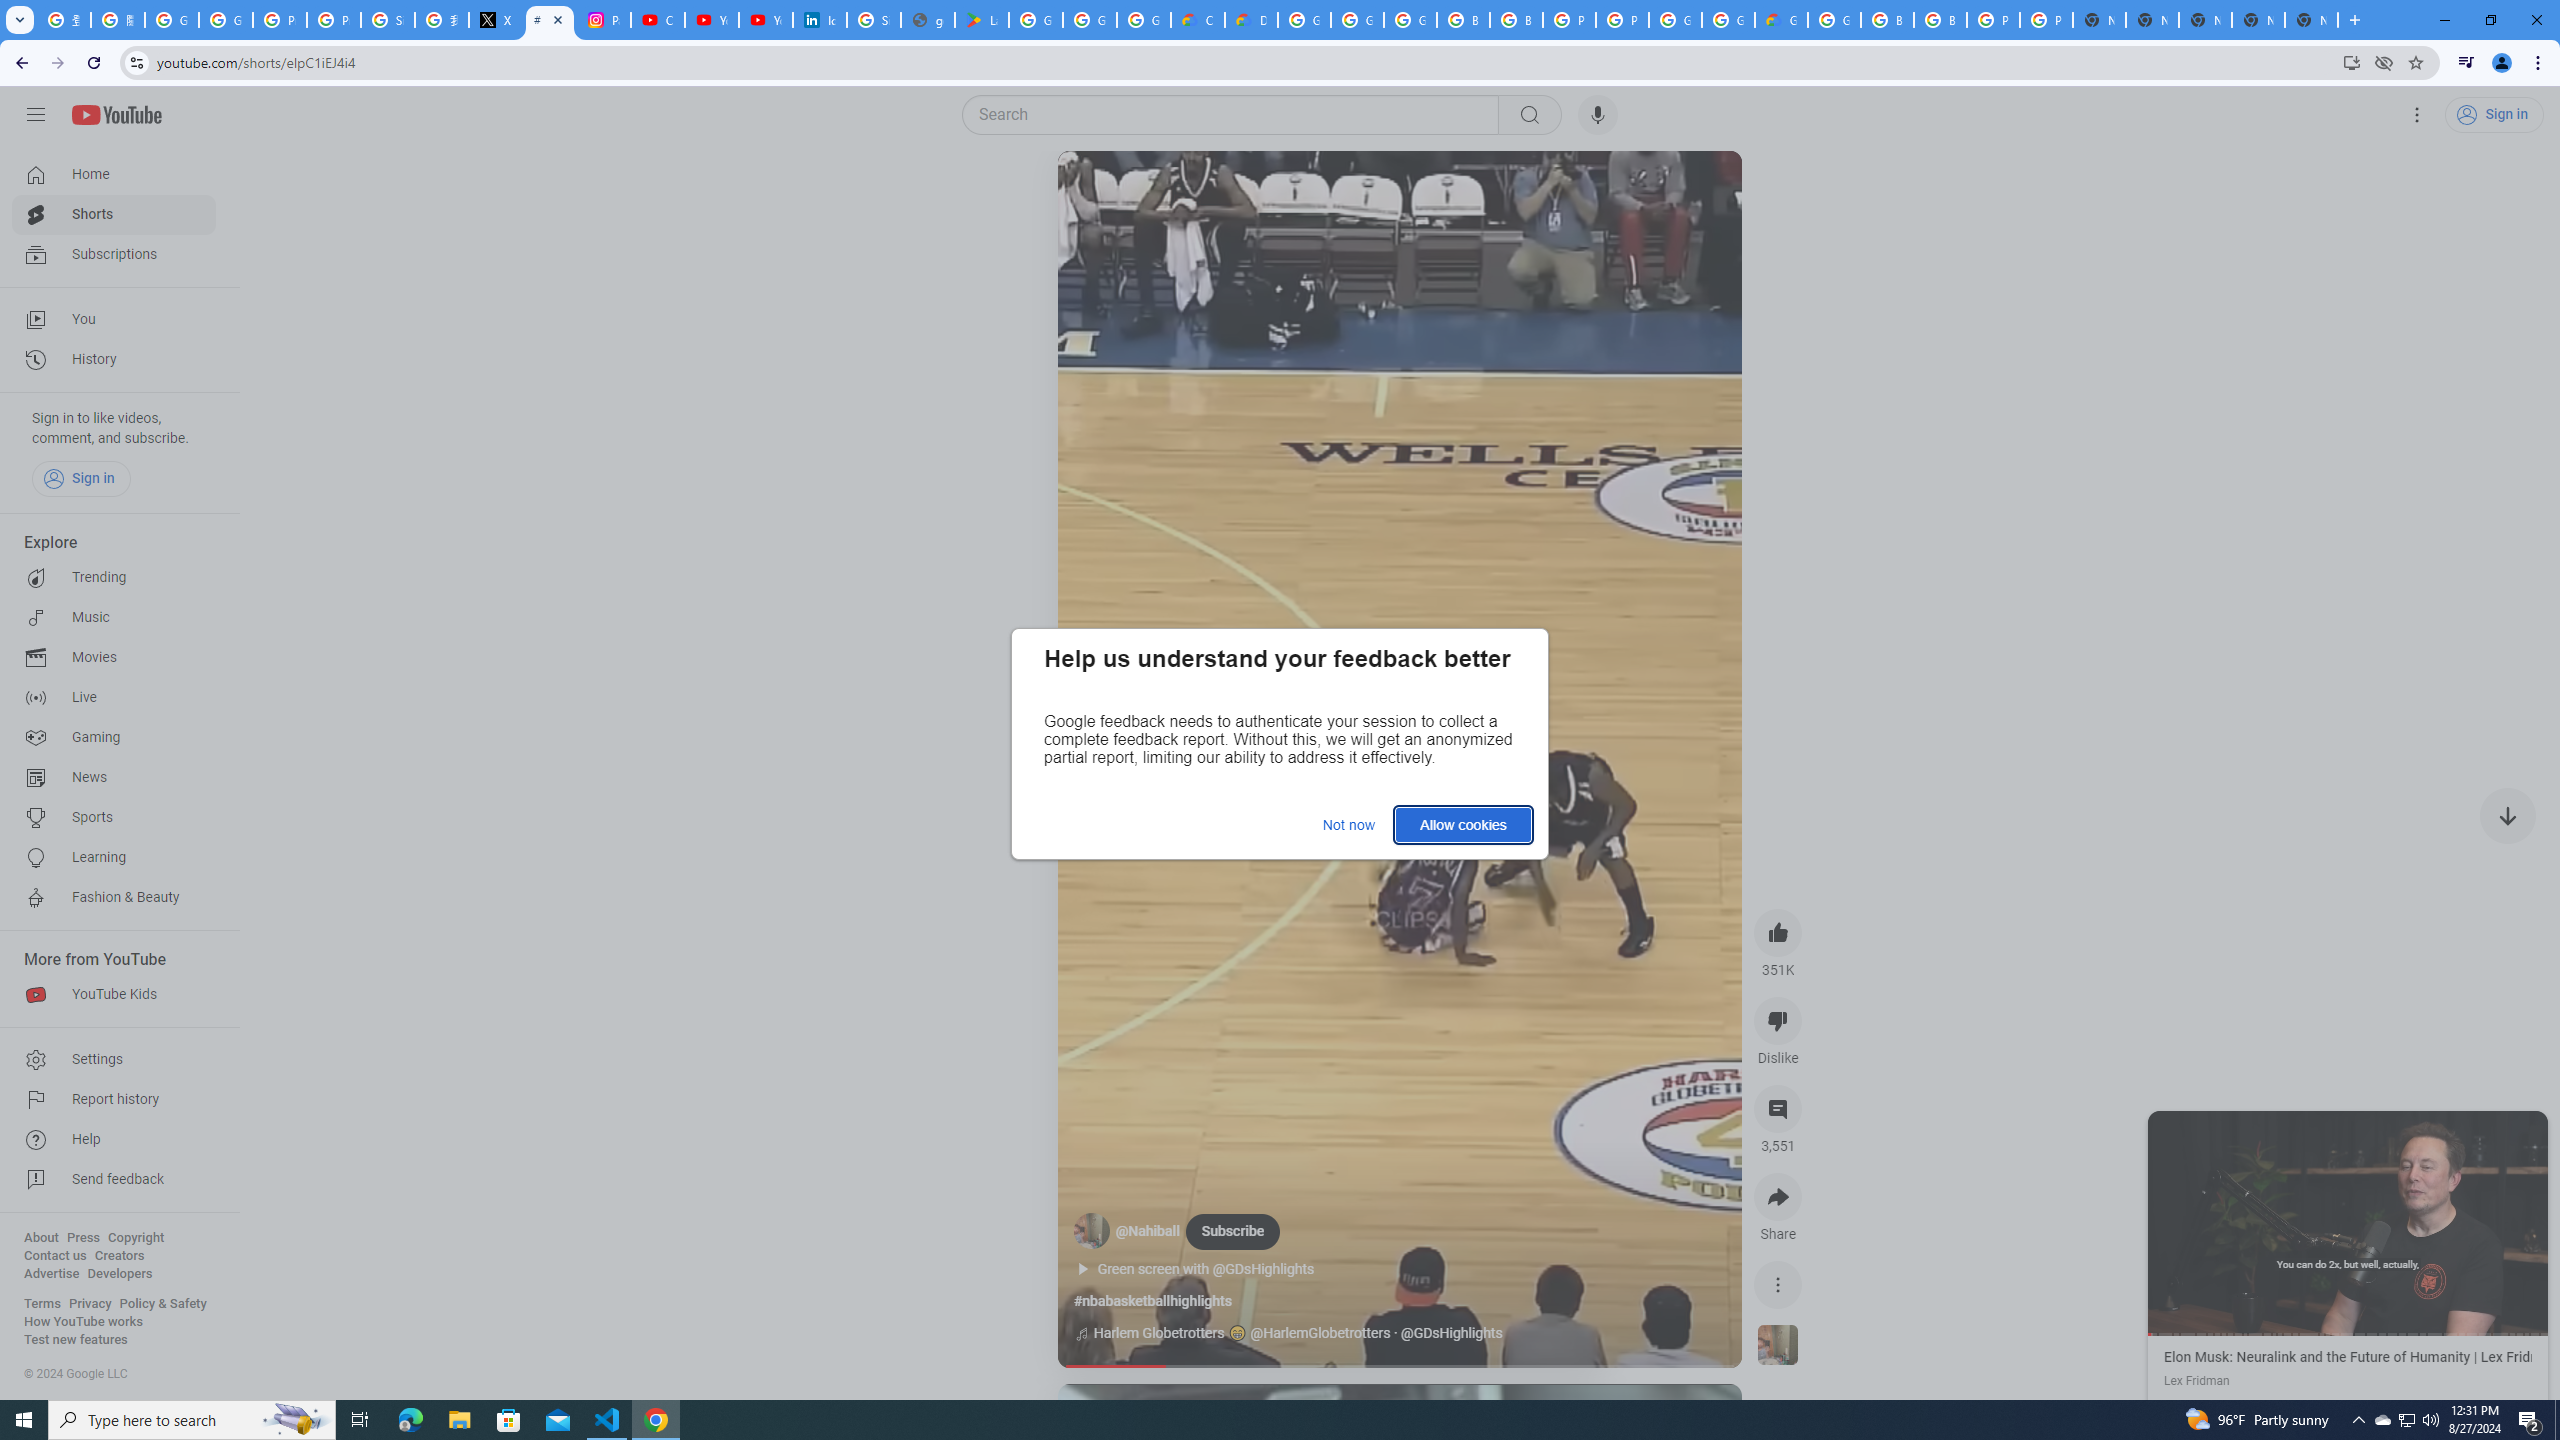  What do you see at coordinates (113, 173) in the screenshot?
I see `'Home'` at bounding box center [113, 173].